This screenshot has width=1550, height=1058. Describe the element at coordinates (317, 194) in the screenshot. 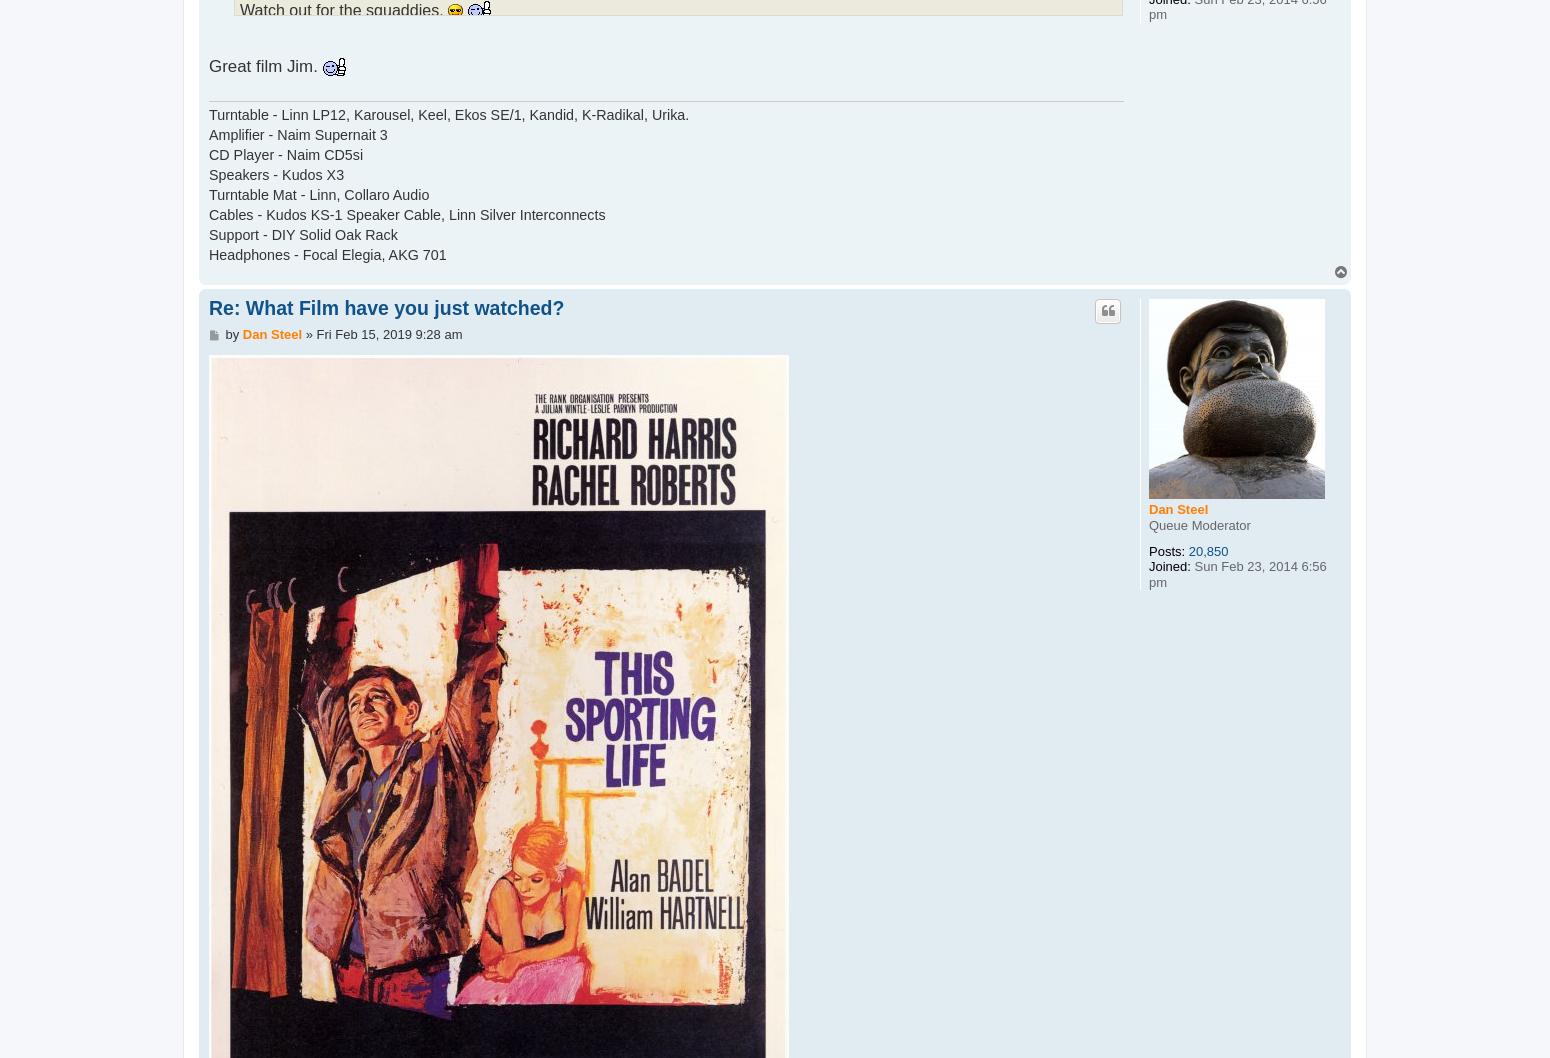

I see `'Turntable Mat - Linn, Collaro Audio'` at that location.